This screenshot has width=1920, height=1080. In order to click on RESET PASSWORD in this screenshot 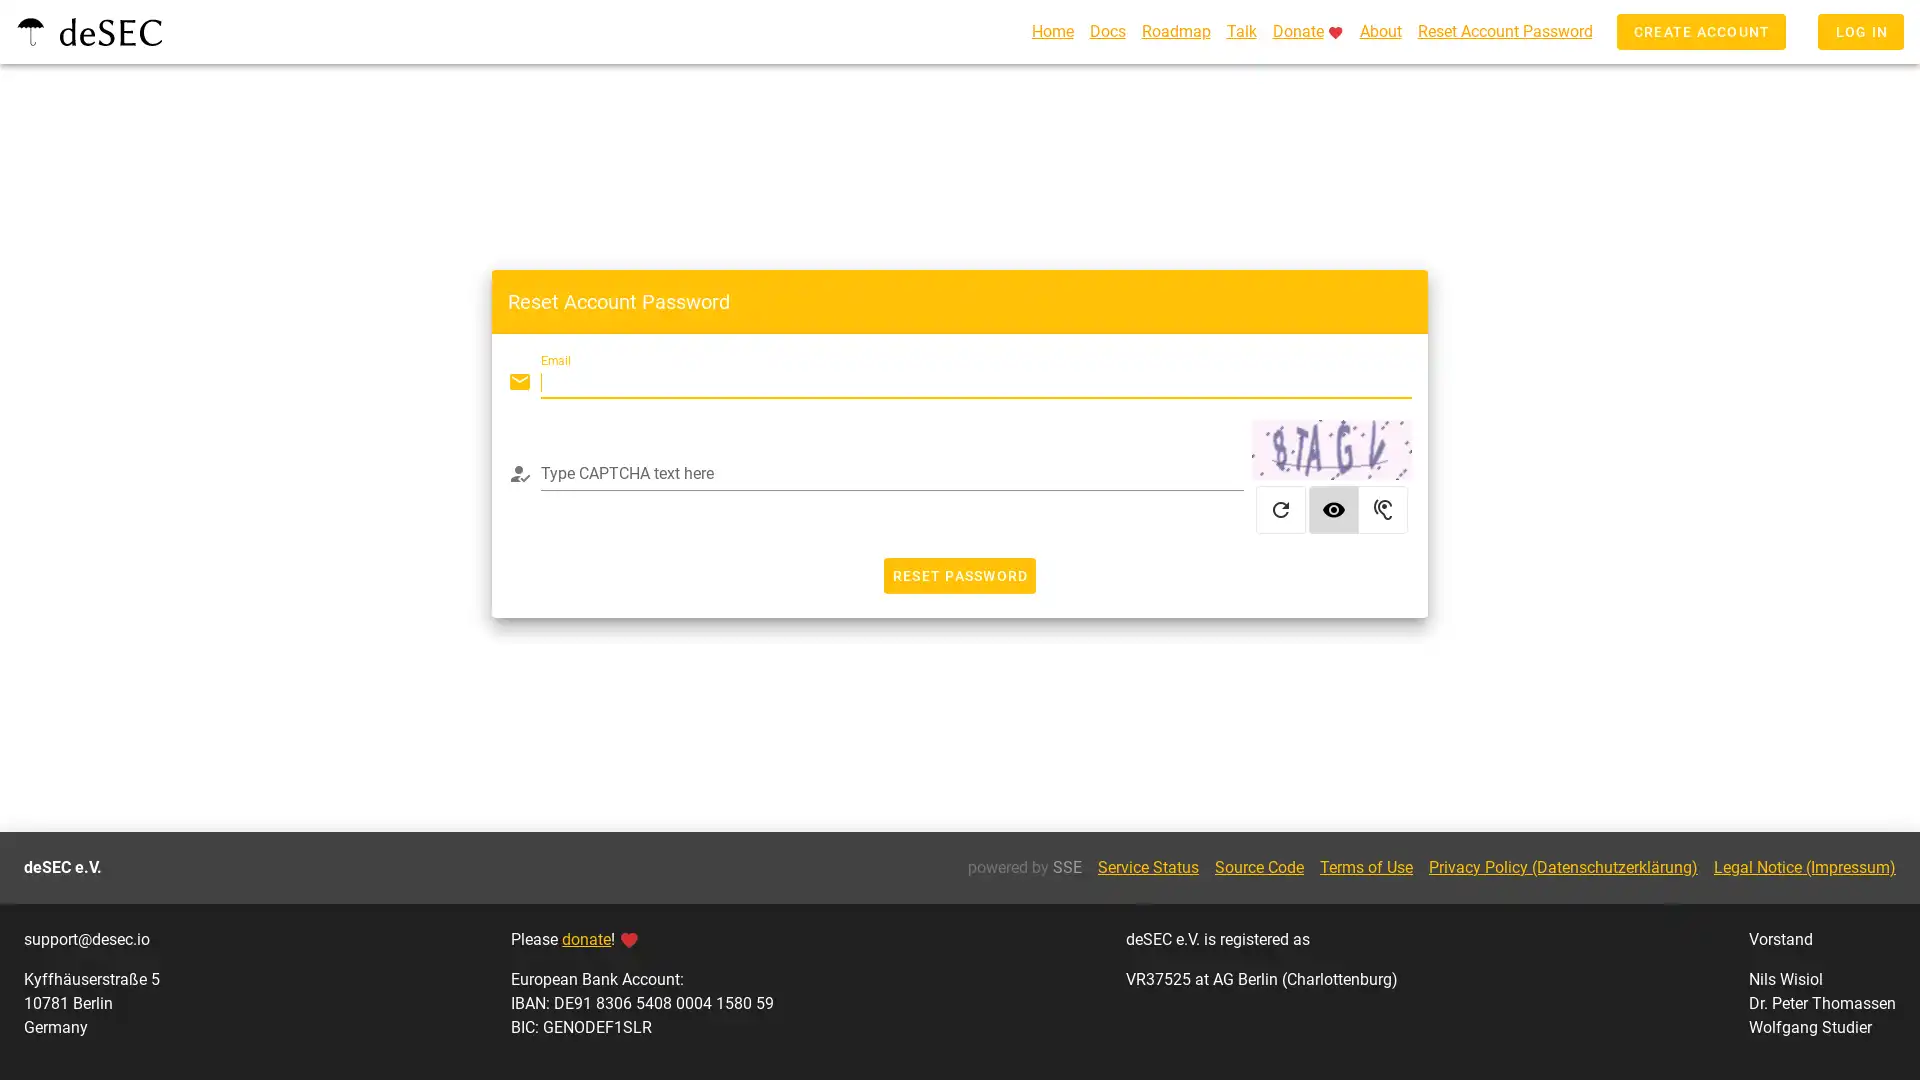, I will do `click(958, 579)`.